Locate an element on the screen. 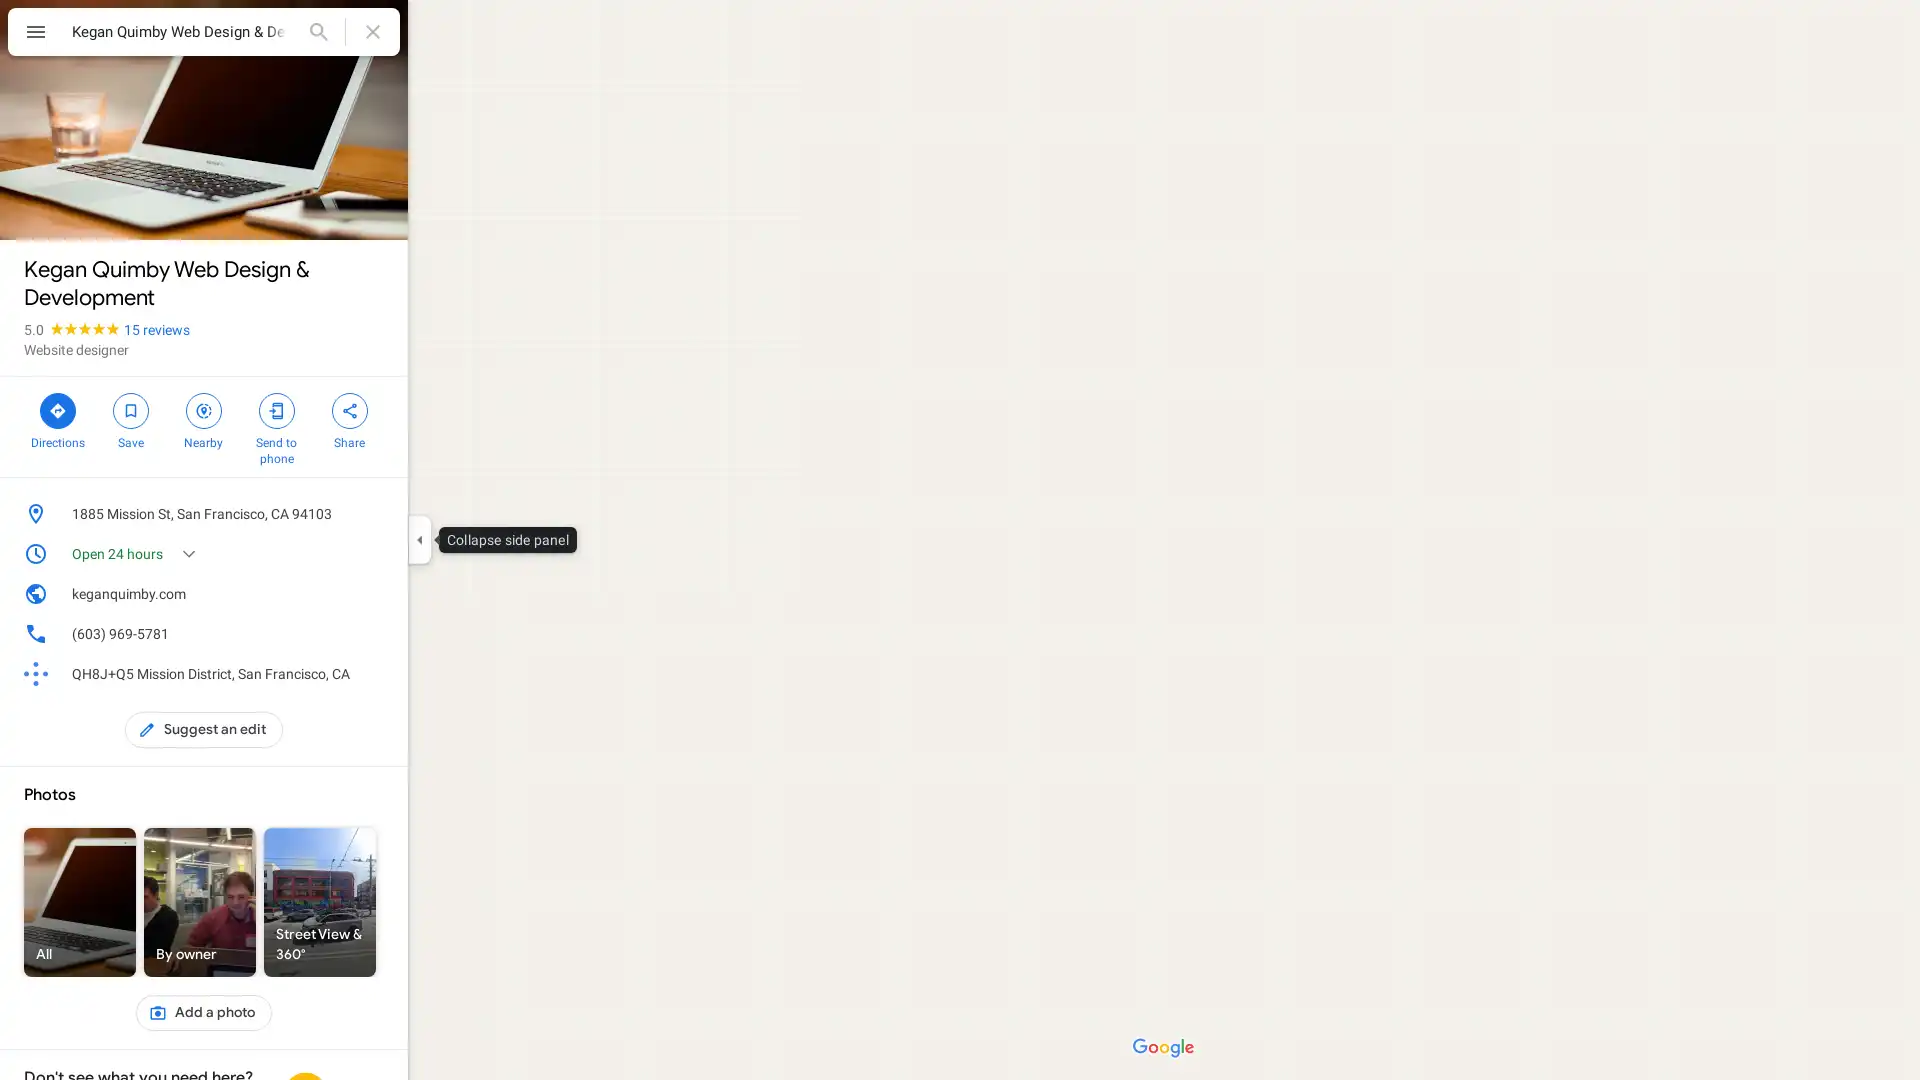  Copy address is located at coordinates (374, 512).